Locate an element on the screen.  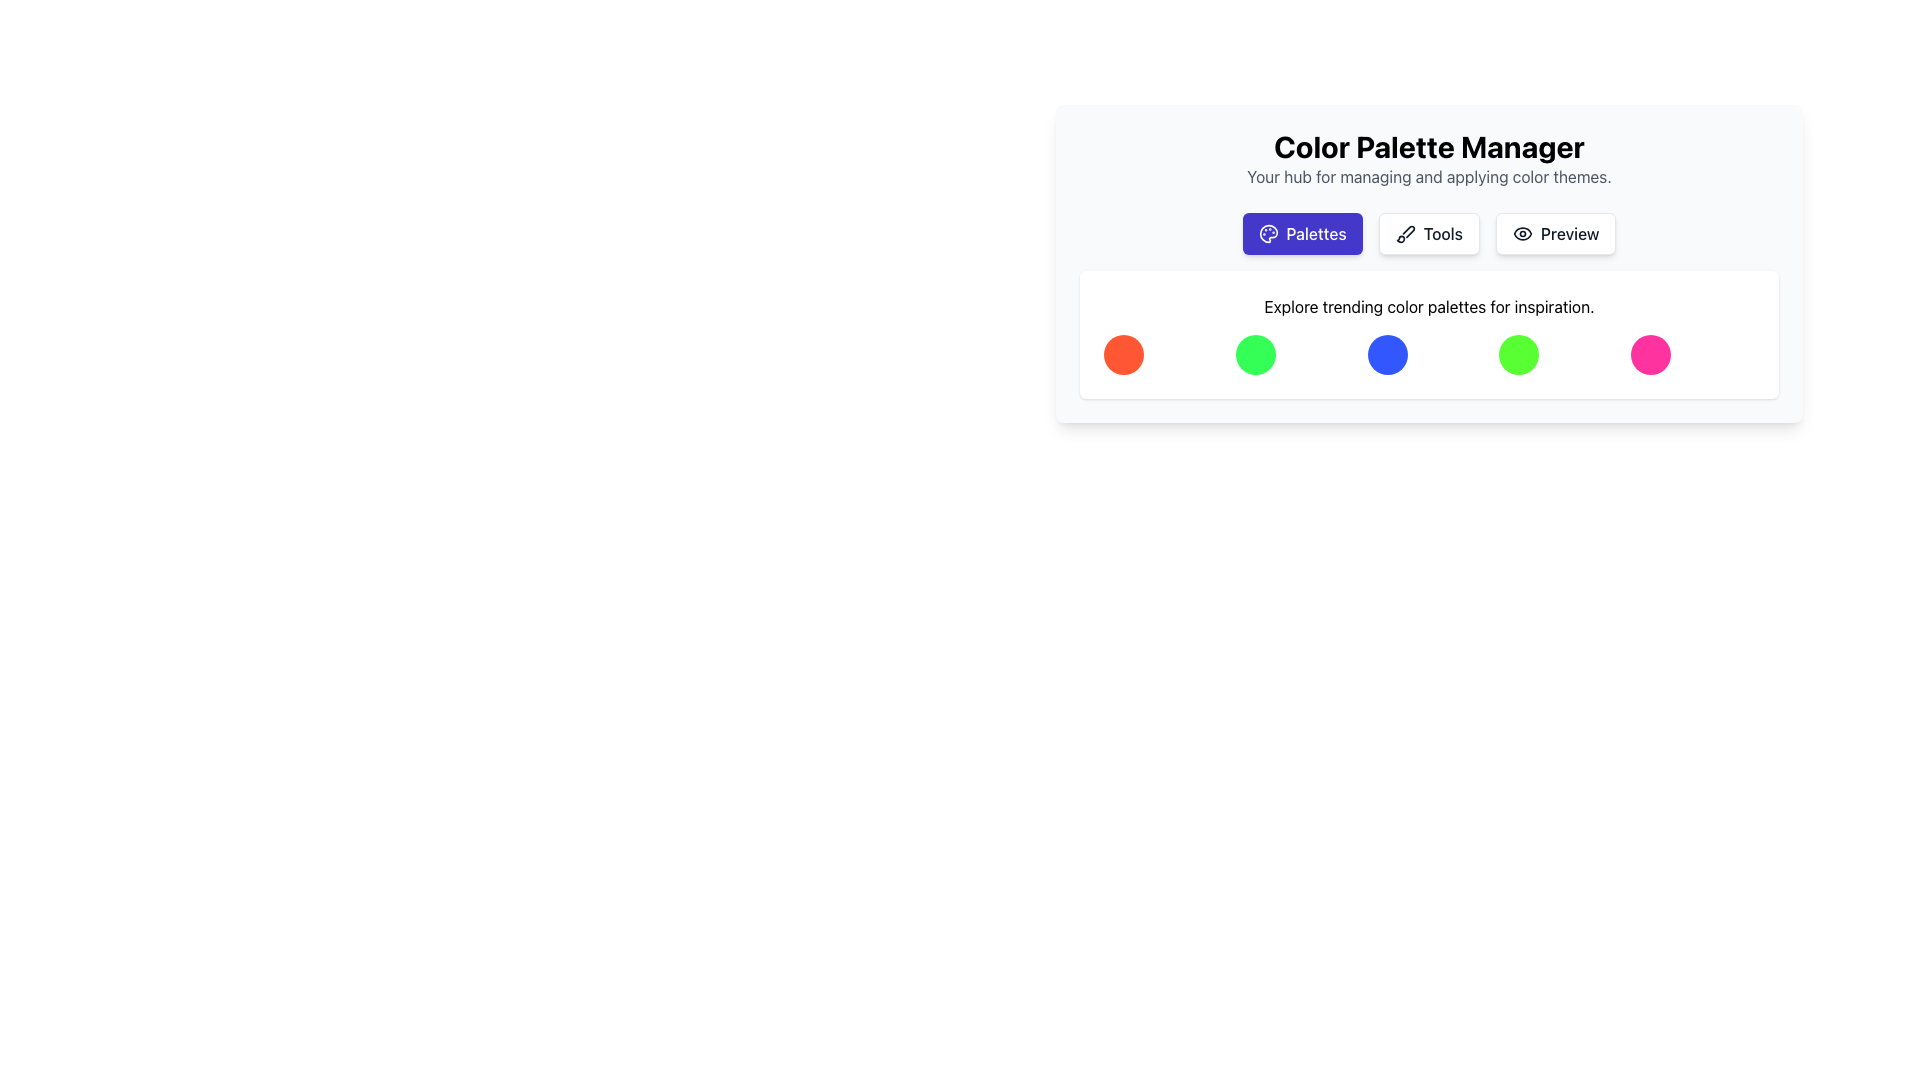
the blue color option circle with the title '#3357FF' in the color palette tool is located at coordinates (1386, 353).